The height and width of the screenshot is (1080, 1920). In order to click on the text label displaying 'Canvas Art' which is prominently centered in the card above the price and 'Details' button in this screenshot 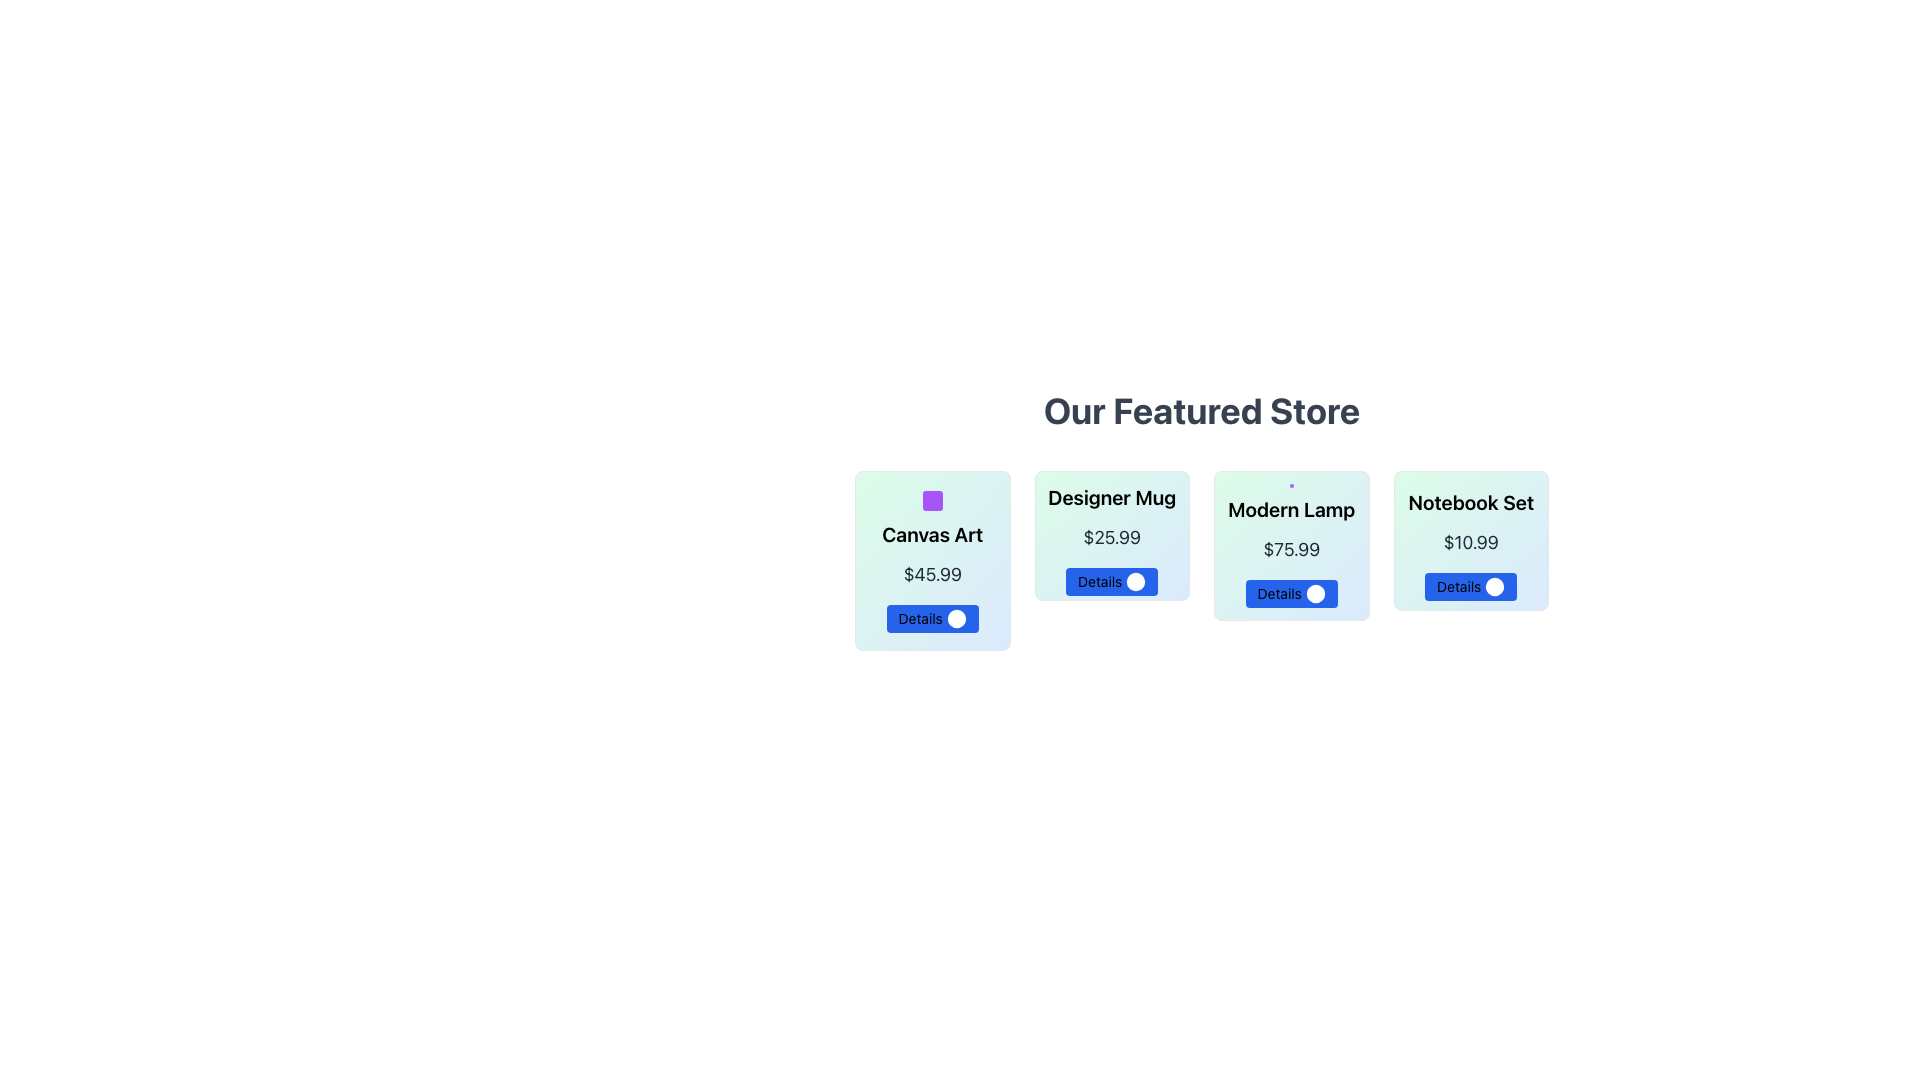, I will do `click(931, 534)`.